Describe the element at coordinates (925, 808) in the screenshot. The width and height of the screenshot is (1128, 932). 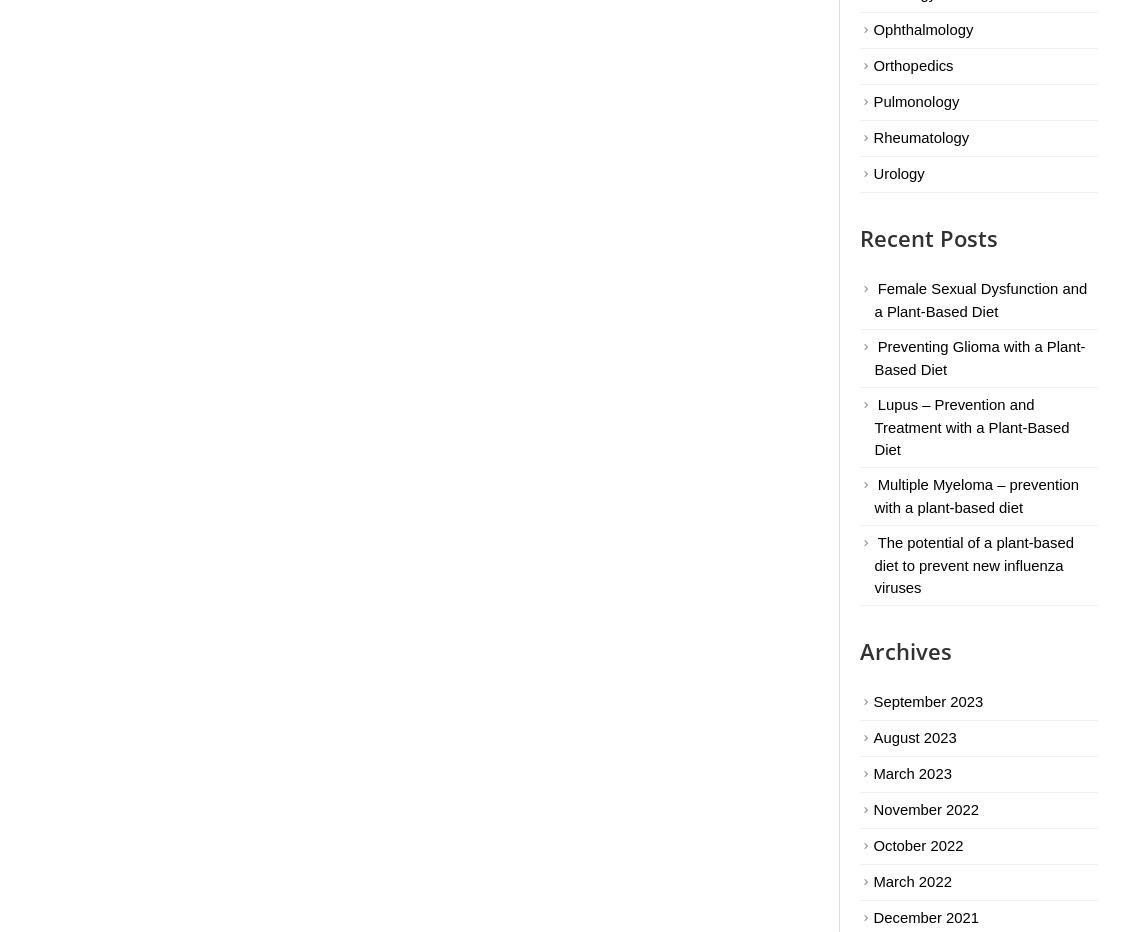
I see `'November 2022'` at that location.